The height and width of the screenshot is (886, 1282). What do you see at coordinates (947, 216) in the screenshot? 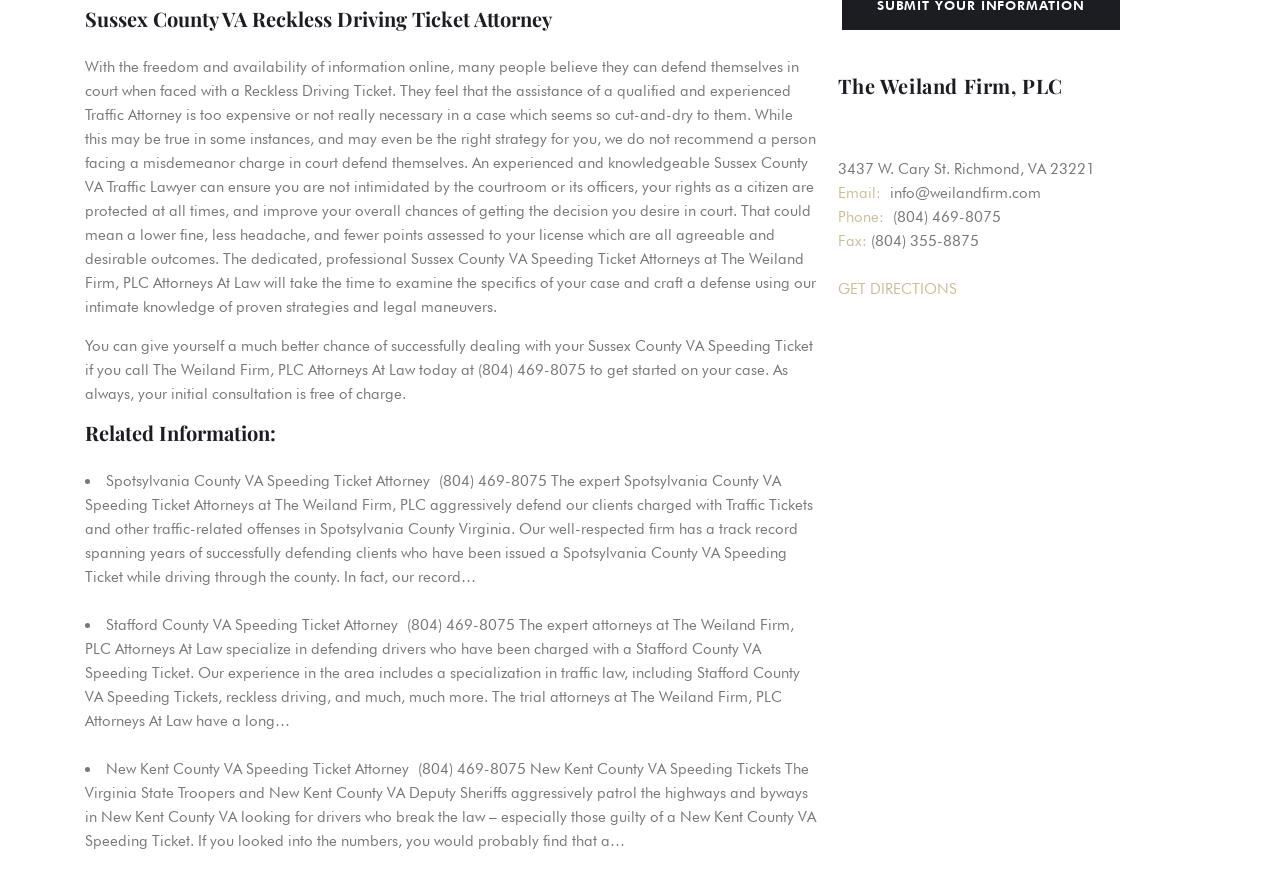
I see `'(804) 469-8075'` at bounding box center [947, 216].